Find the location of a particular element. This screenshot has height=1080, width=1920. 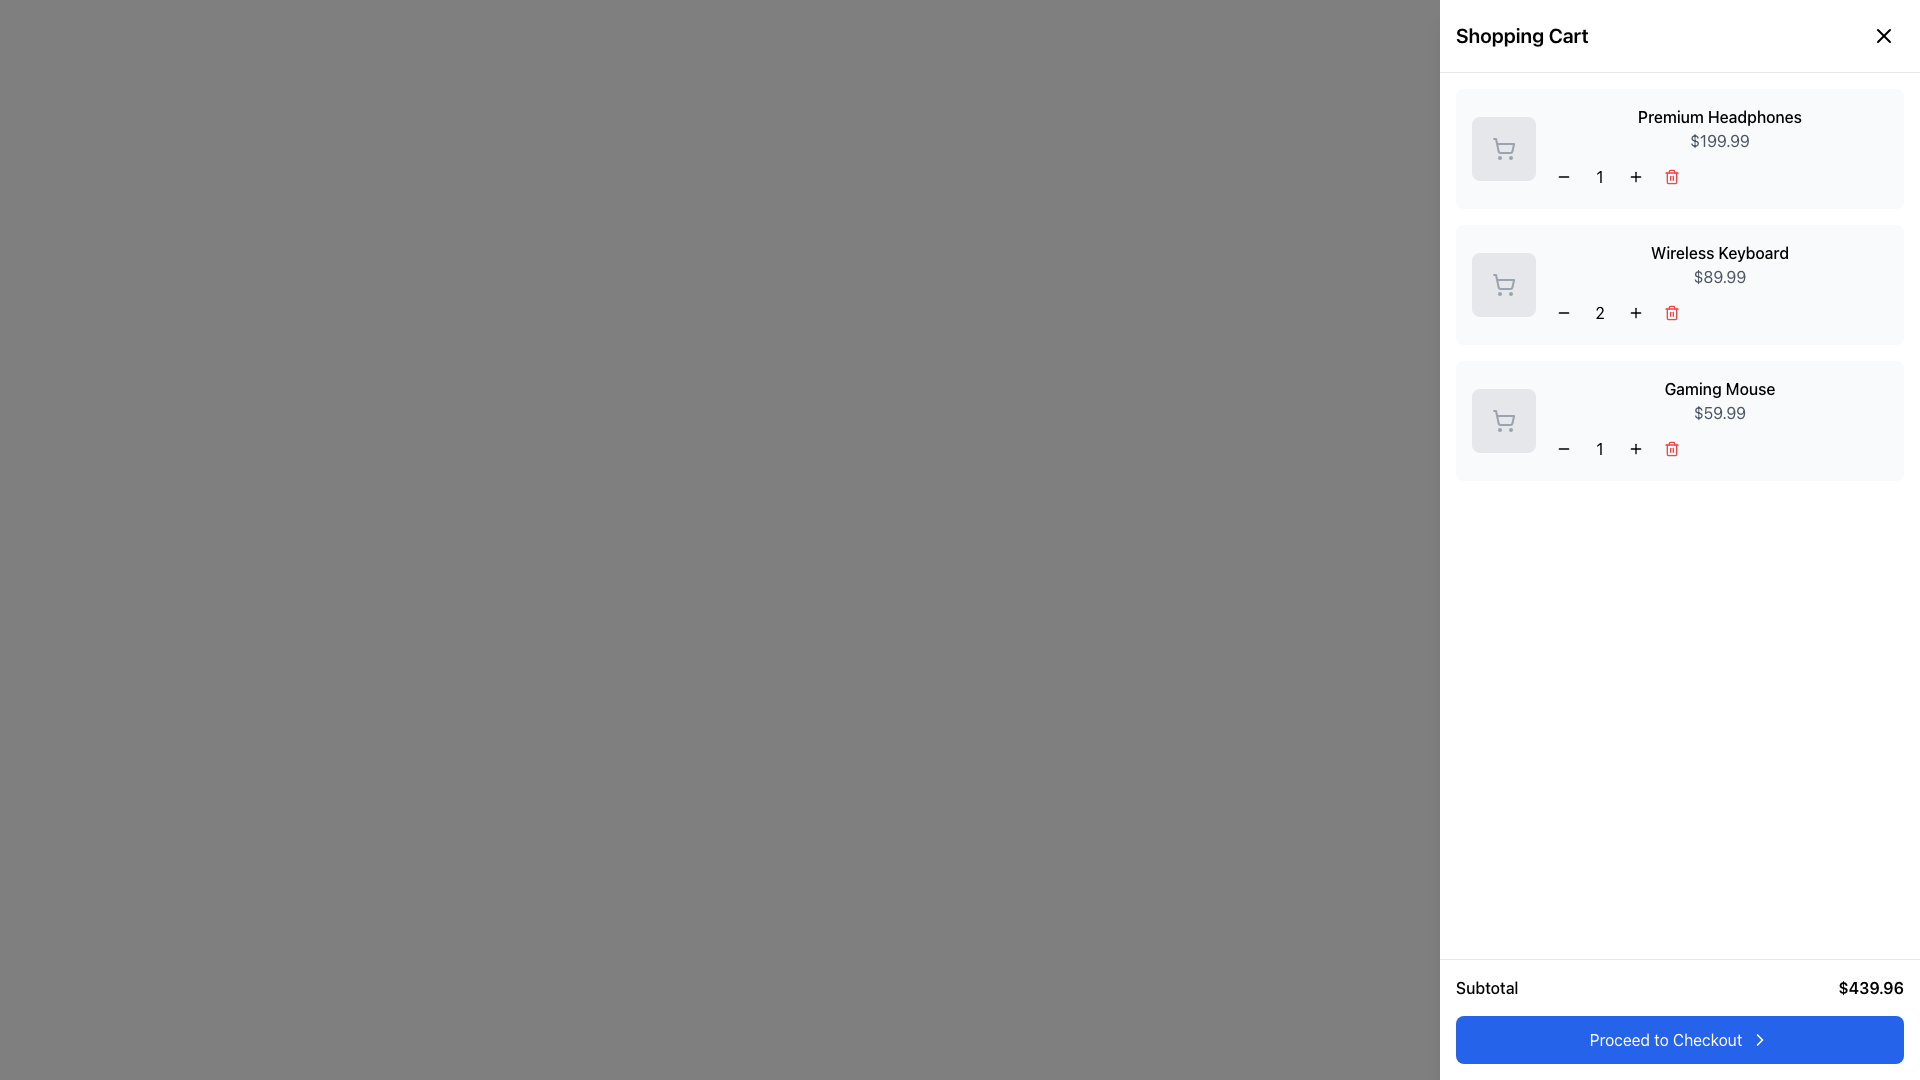

the button with a plus icon located in the shopping cart row for 'Premium Headphones' to increment the quantity of the associated item is located at coordinates (1636, 176).